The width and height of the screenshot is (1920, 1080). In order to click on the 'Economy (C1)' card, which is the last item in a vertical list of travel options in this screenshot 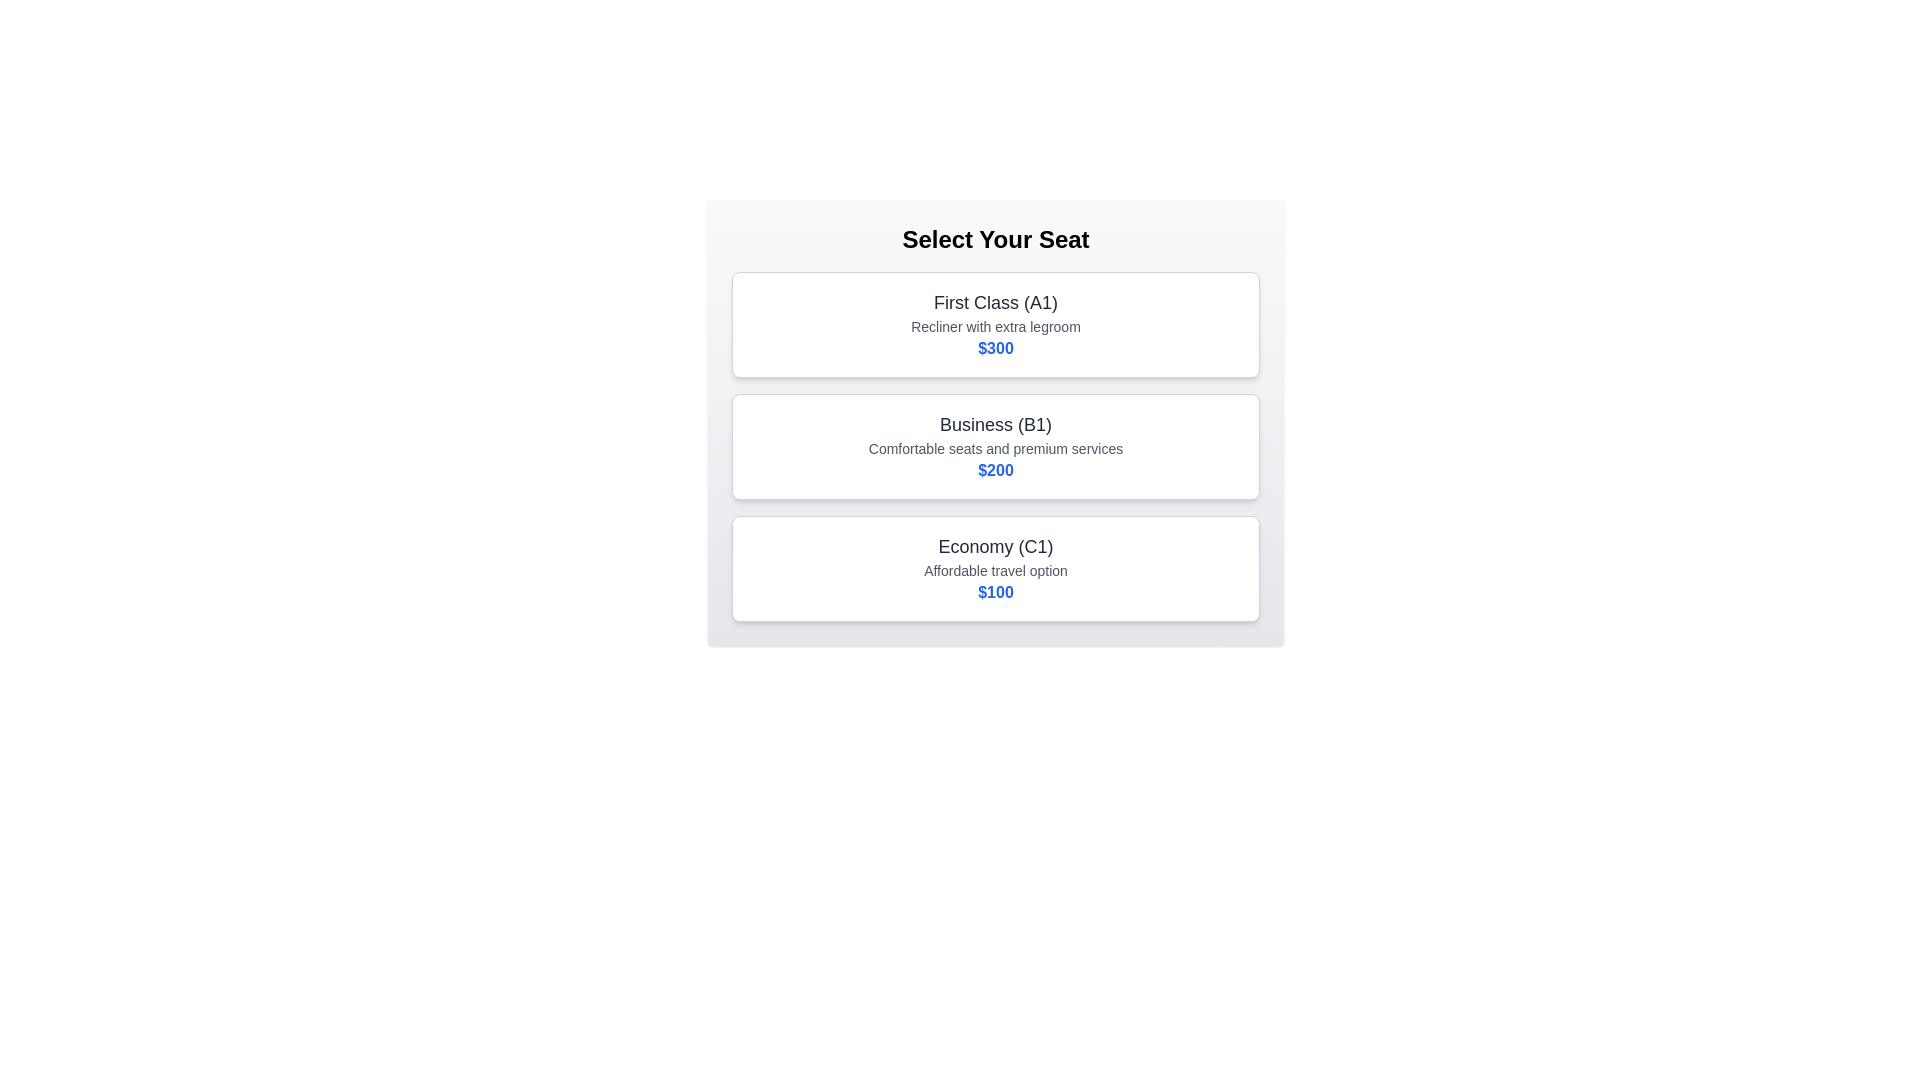, I will do `click(996, 569)`.